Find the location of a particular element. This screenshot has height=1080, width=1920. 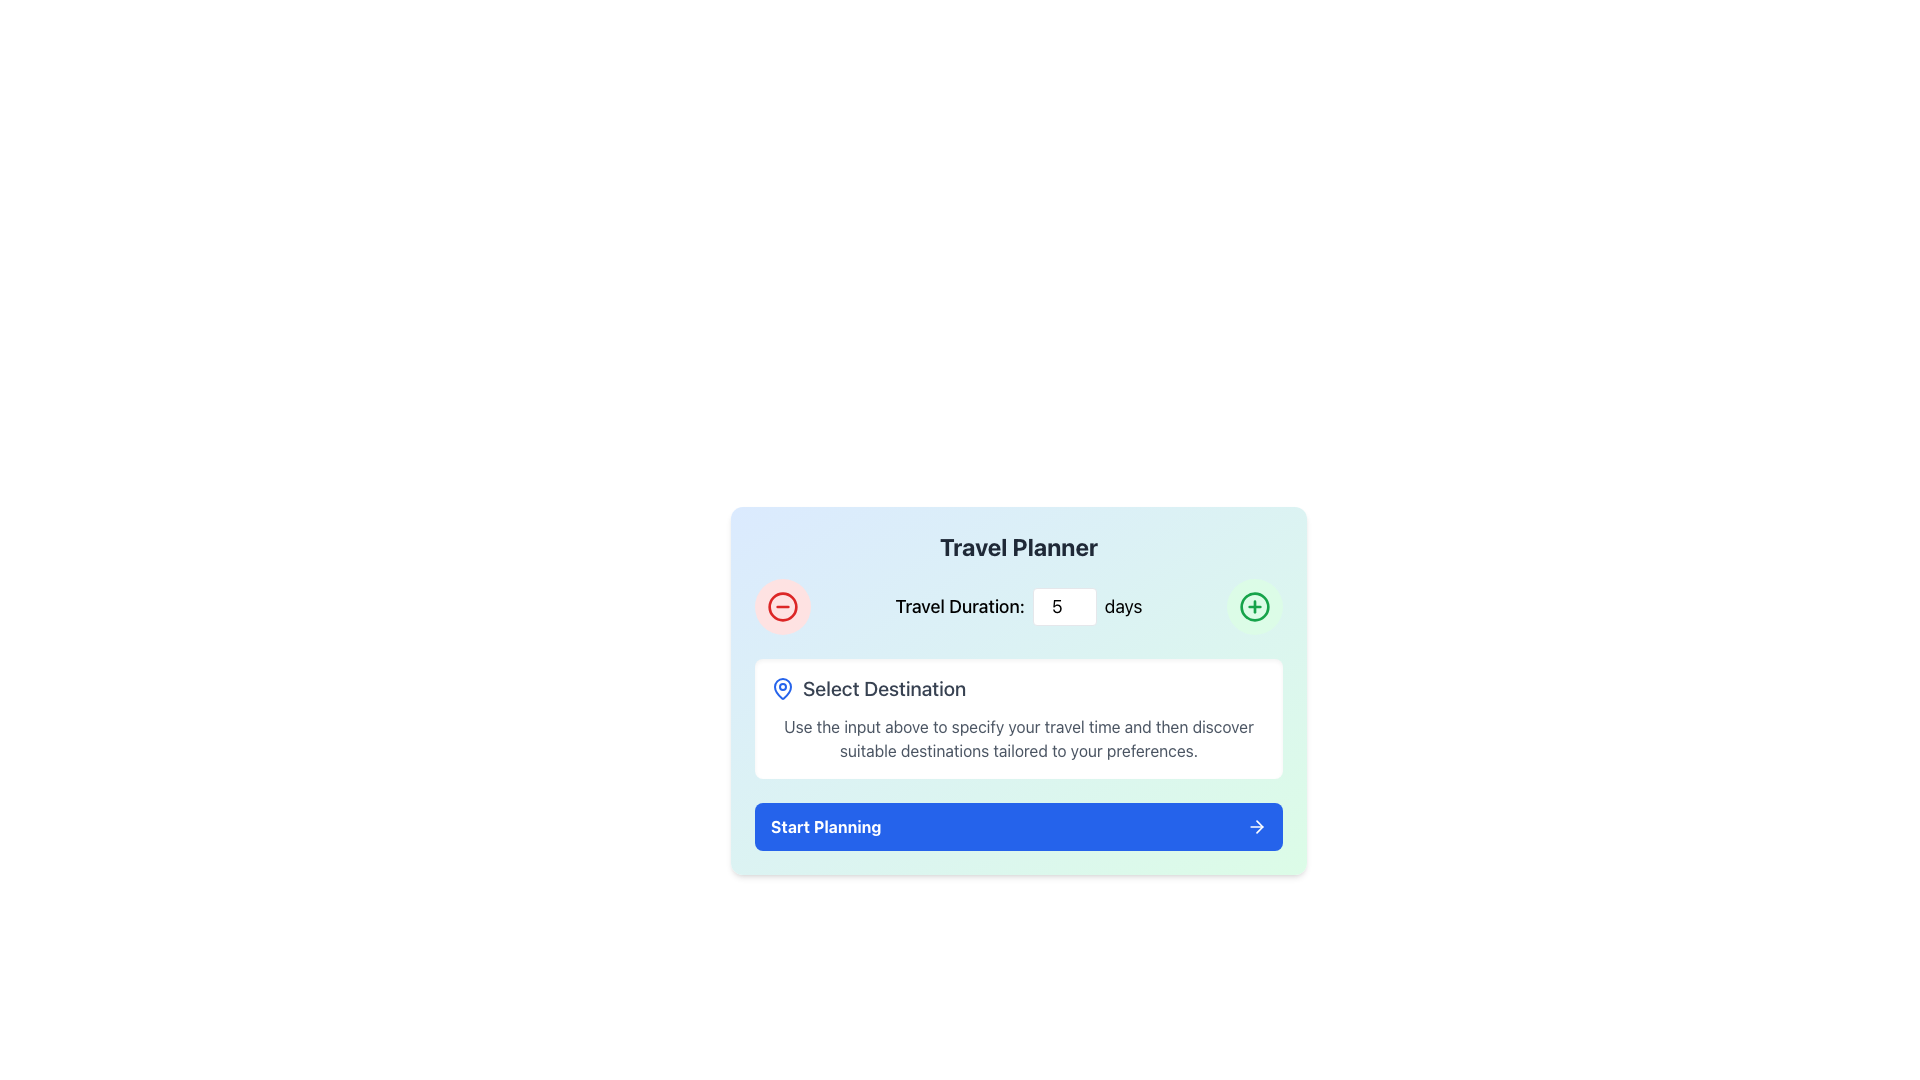

the increment button located in the top-right corner of the 'Travel Duration' section to increase the value in the associated input field is located at coordinates (1253, 605).